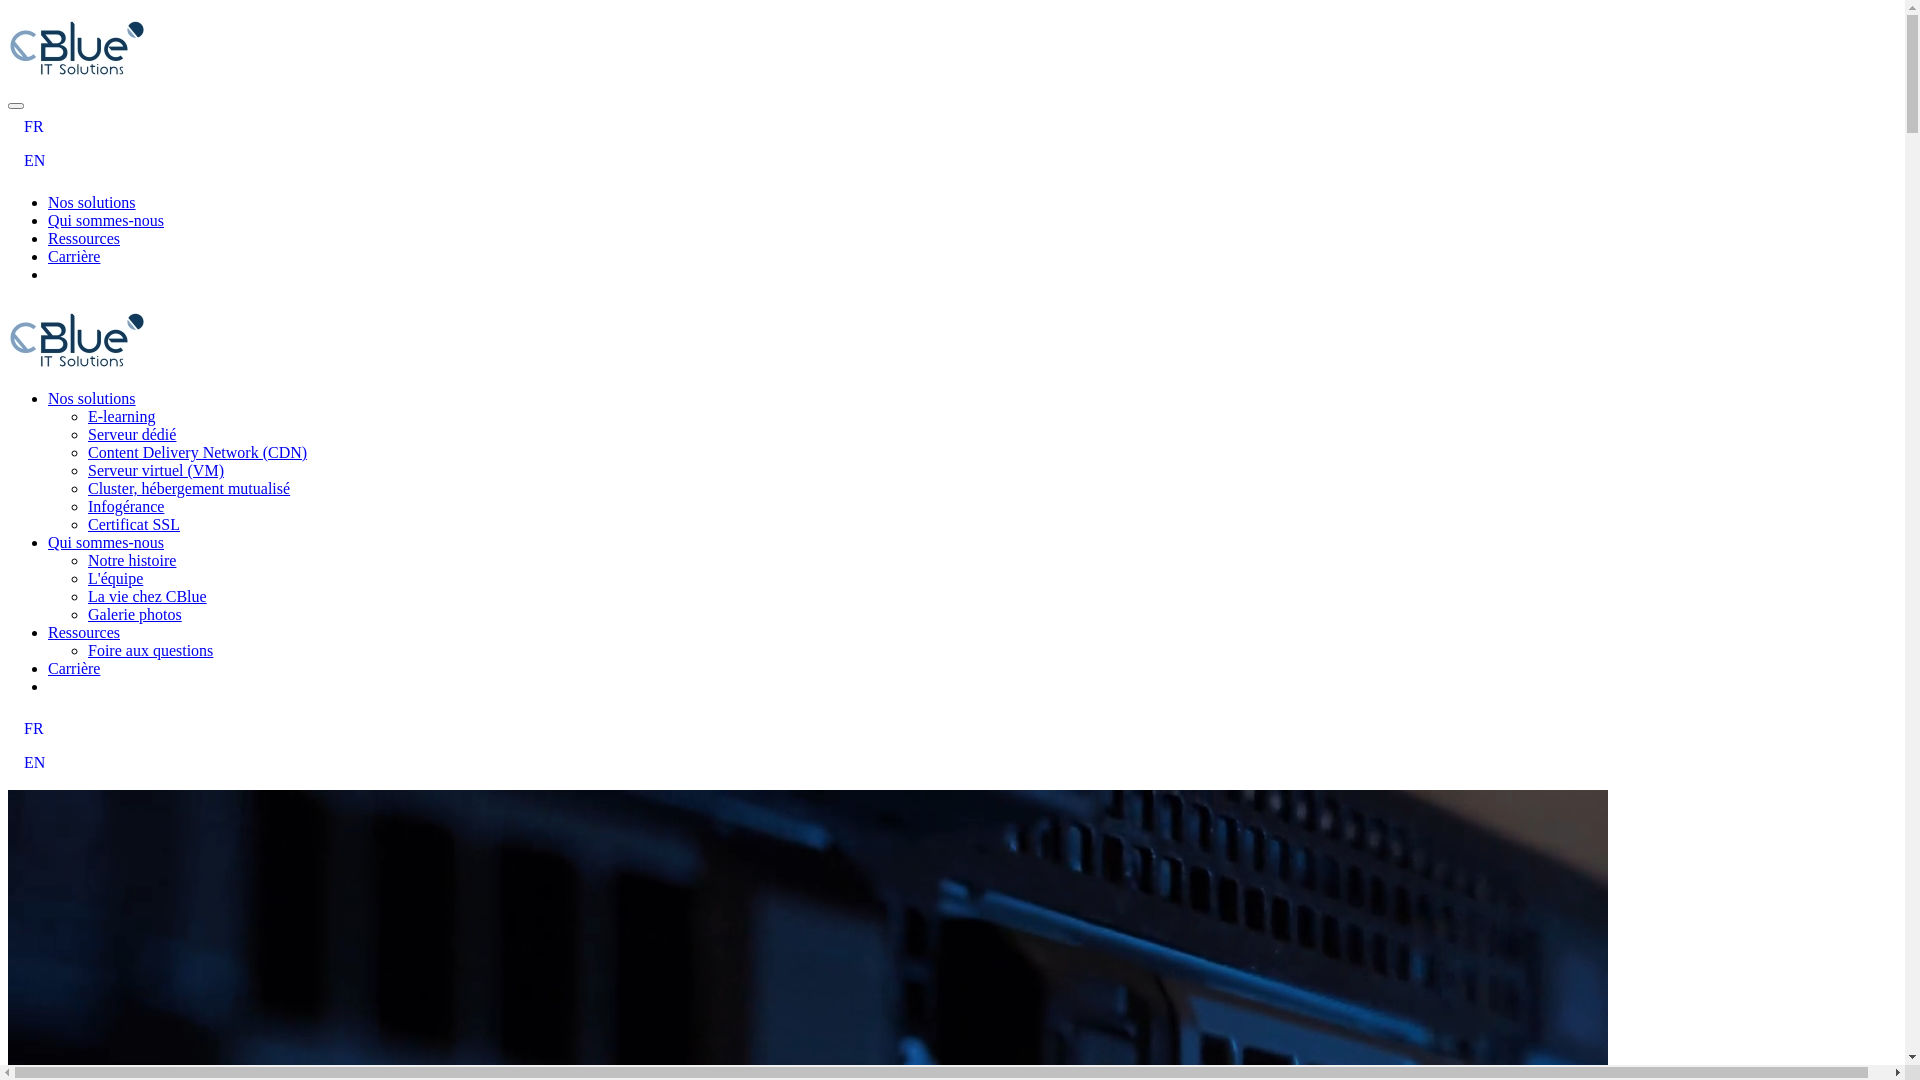 This screenshot has height=1080, width=1920. What do you see at coordinates (72, 274) in the screenshot?
I see `'Contact'` at bounding box center [72, 274].